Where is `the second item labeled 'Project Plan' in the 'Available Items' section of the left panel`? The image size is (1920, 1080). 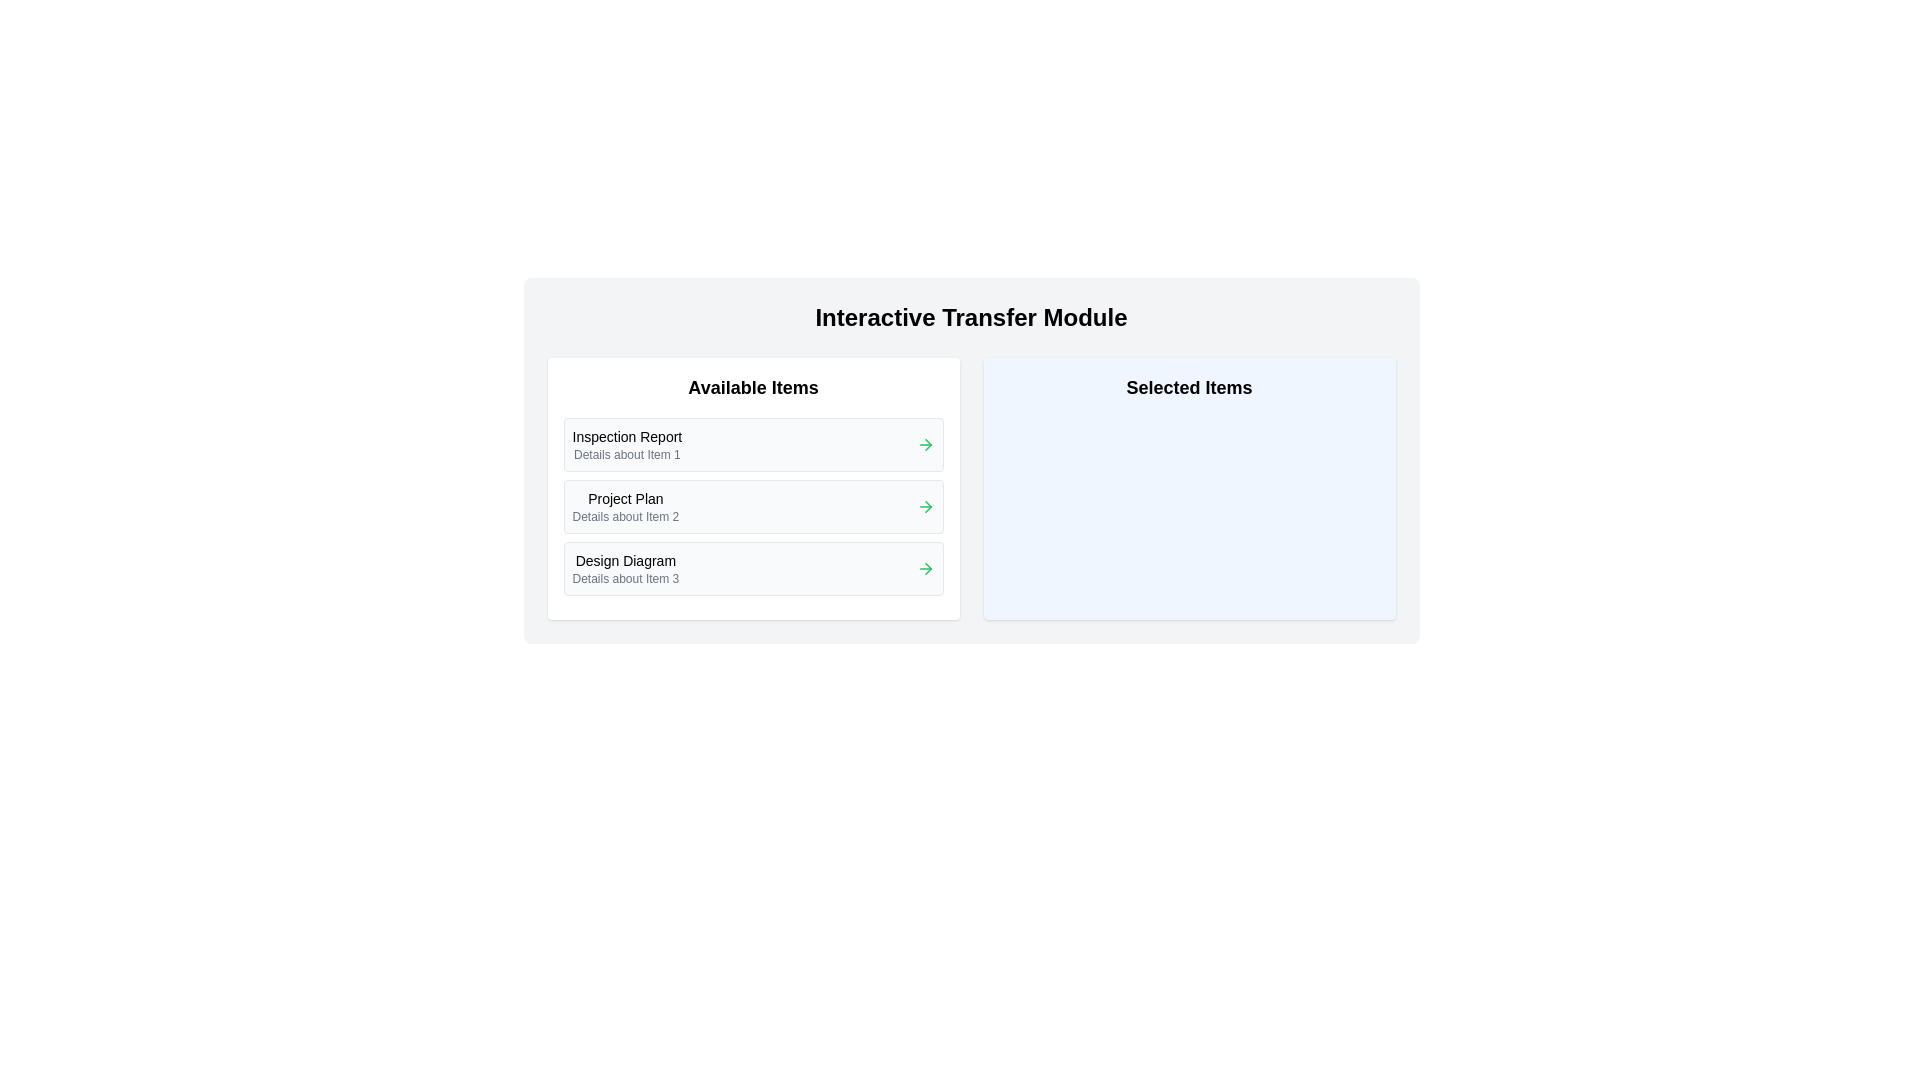
the second item labeled 'Project Plan' in the 'Available Items' section of the left panel is located at coordinates (752, 505).